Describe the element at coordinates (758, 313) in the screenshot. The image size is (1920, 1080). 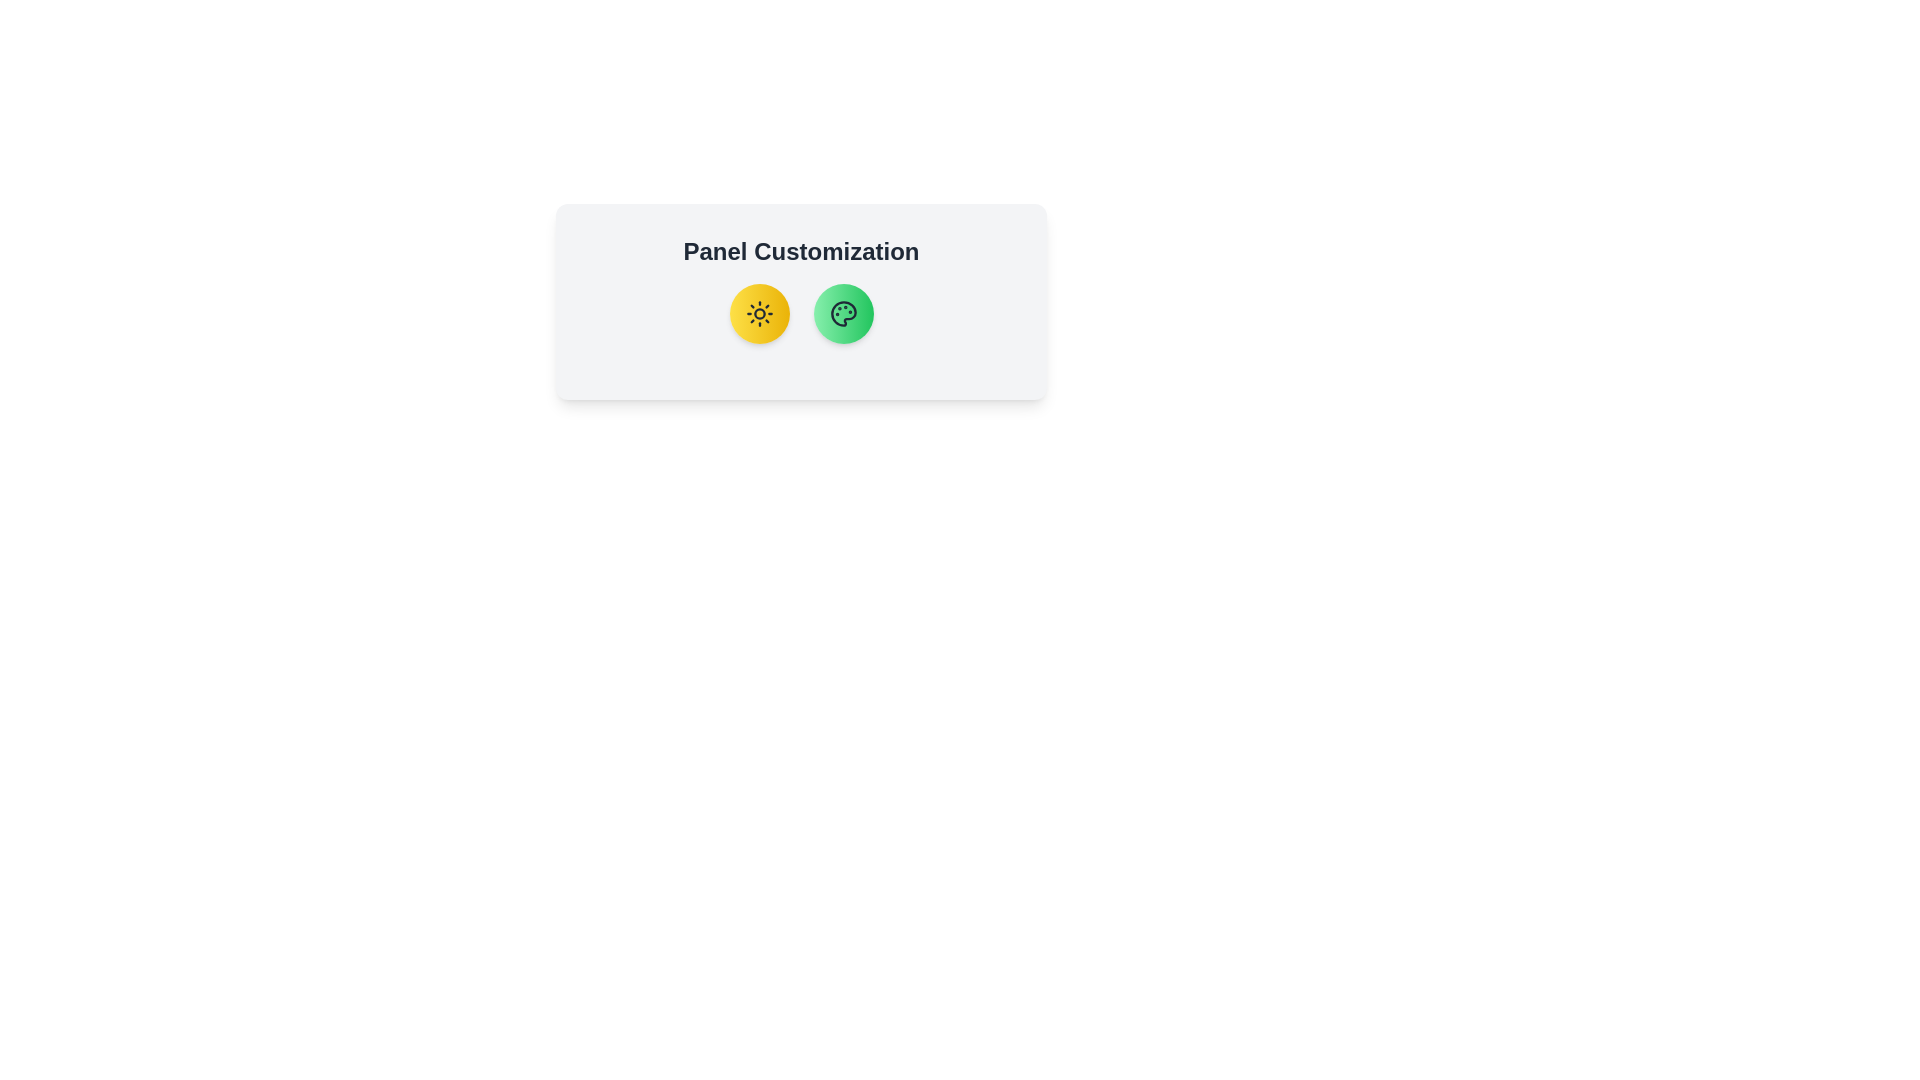
I see `the circle SVG element that represents the brightness of the sun icon, located under the 'Panel Customization' heading` at that location.